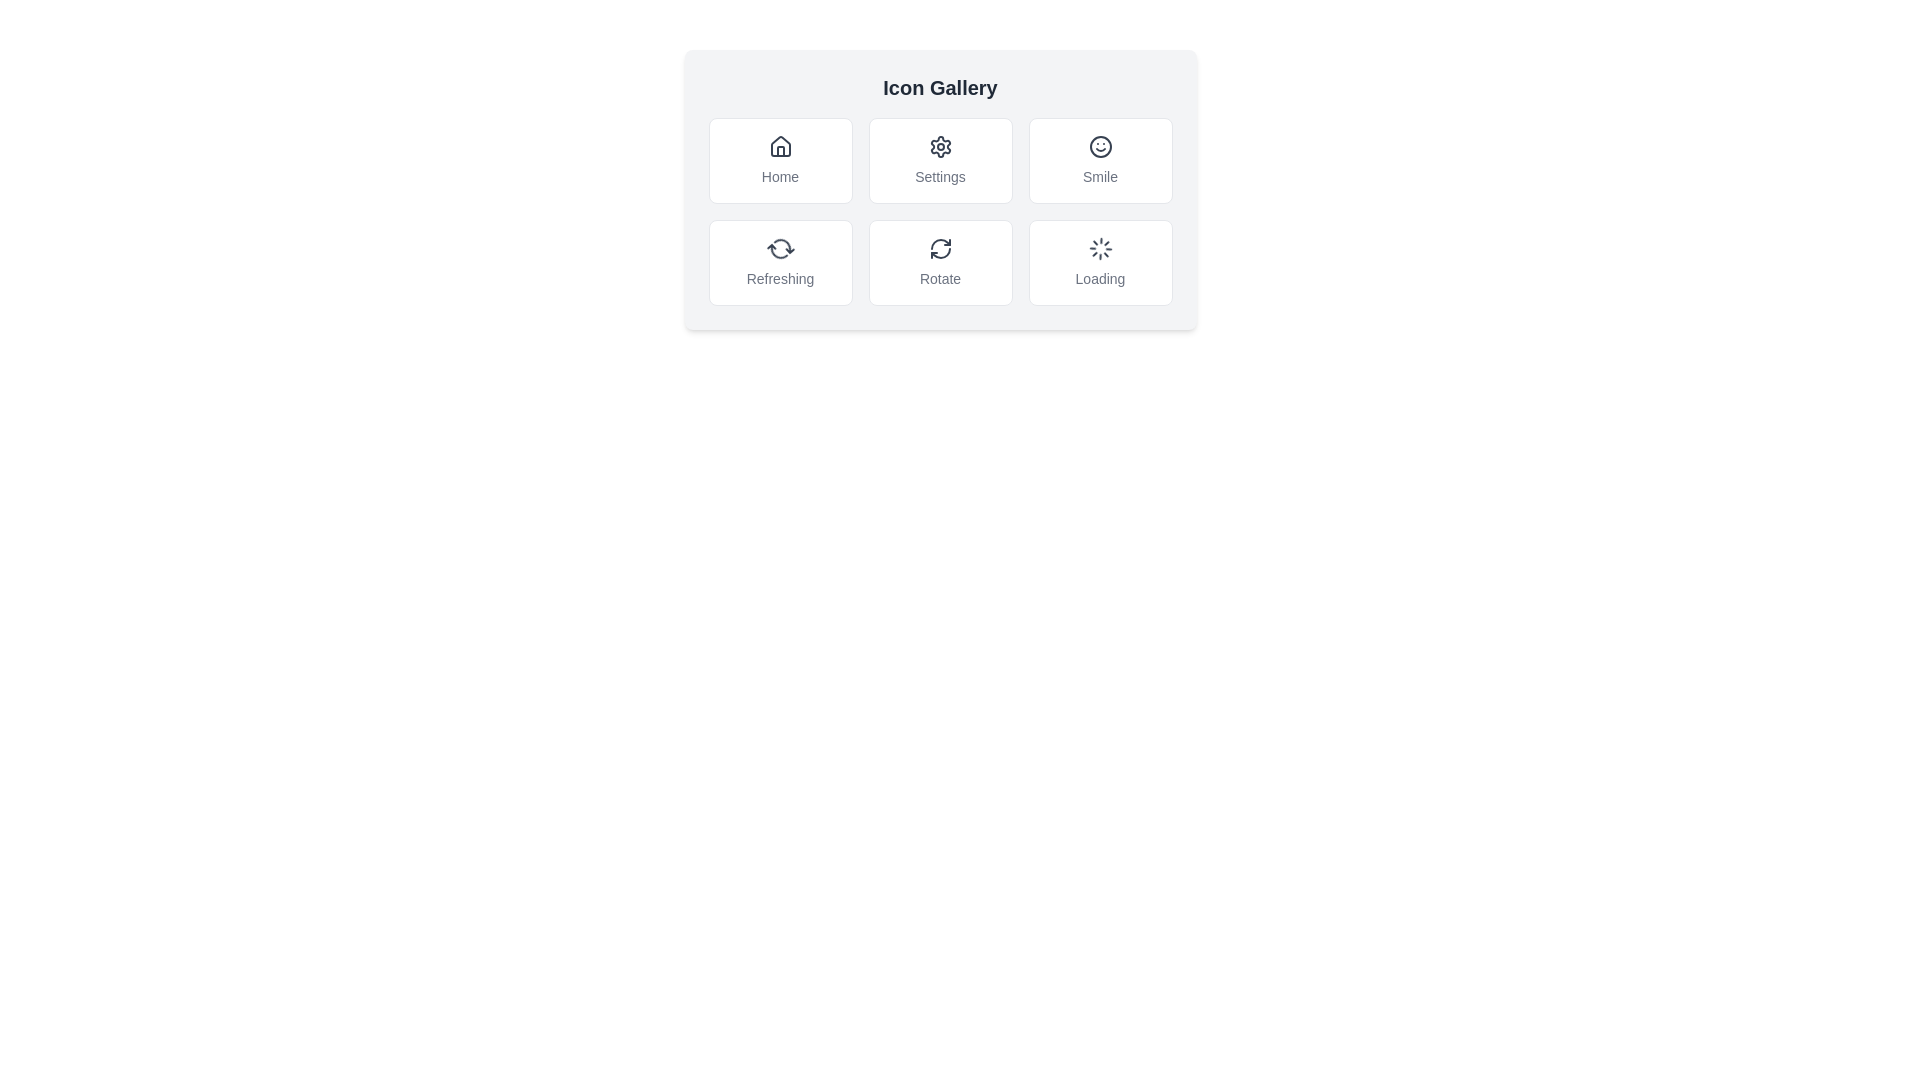 The image size is (1920, 1080). I want to click on the 'smile' icon button located in the third column of the first row in the Icon Gallery, so click(1099, 160).